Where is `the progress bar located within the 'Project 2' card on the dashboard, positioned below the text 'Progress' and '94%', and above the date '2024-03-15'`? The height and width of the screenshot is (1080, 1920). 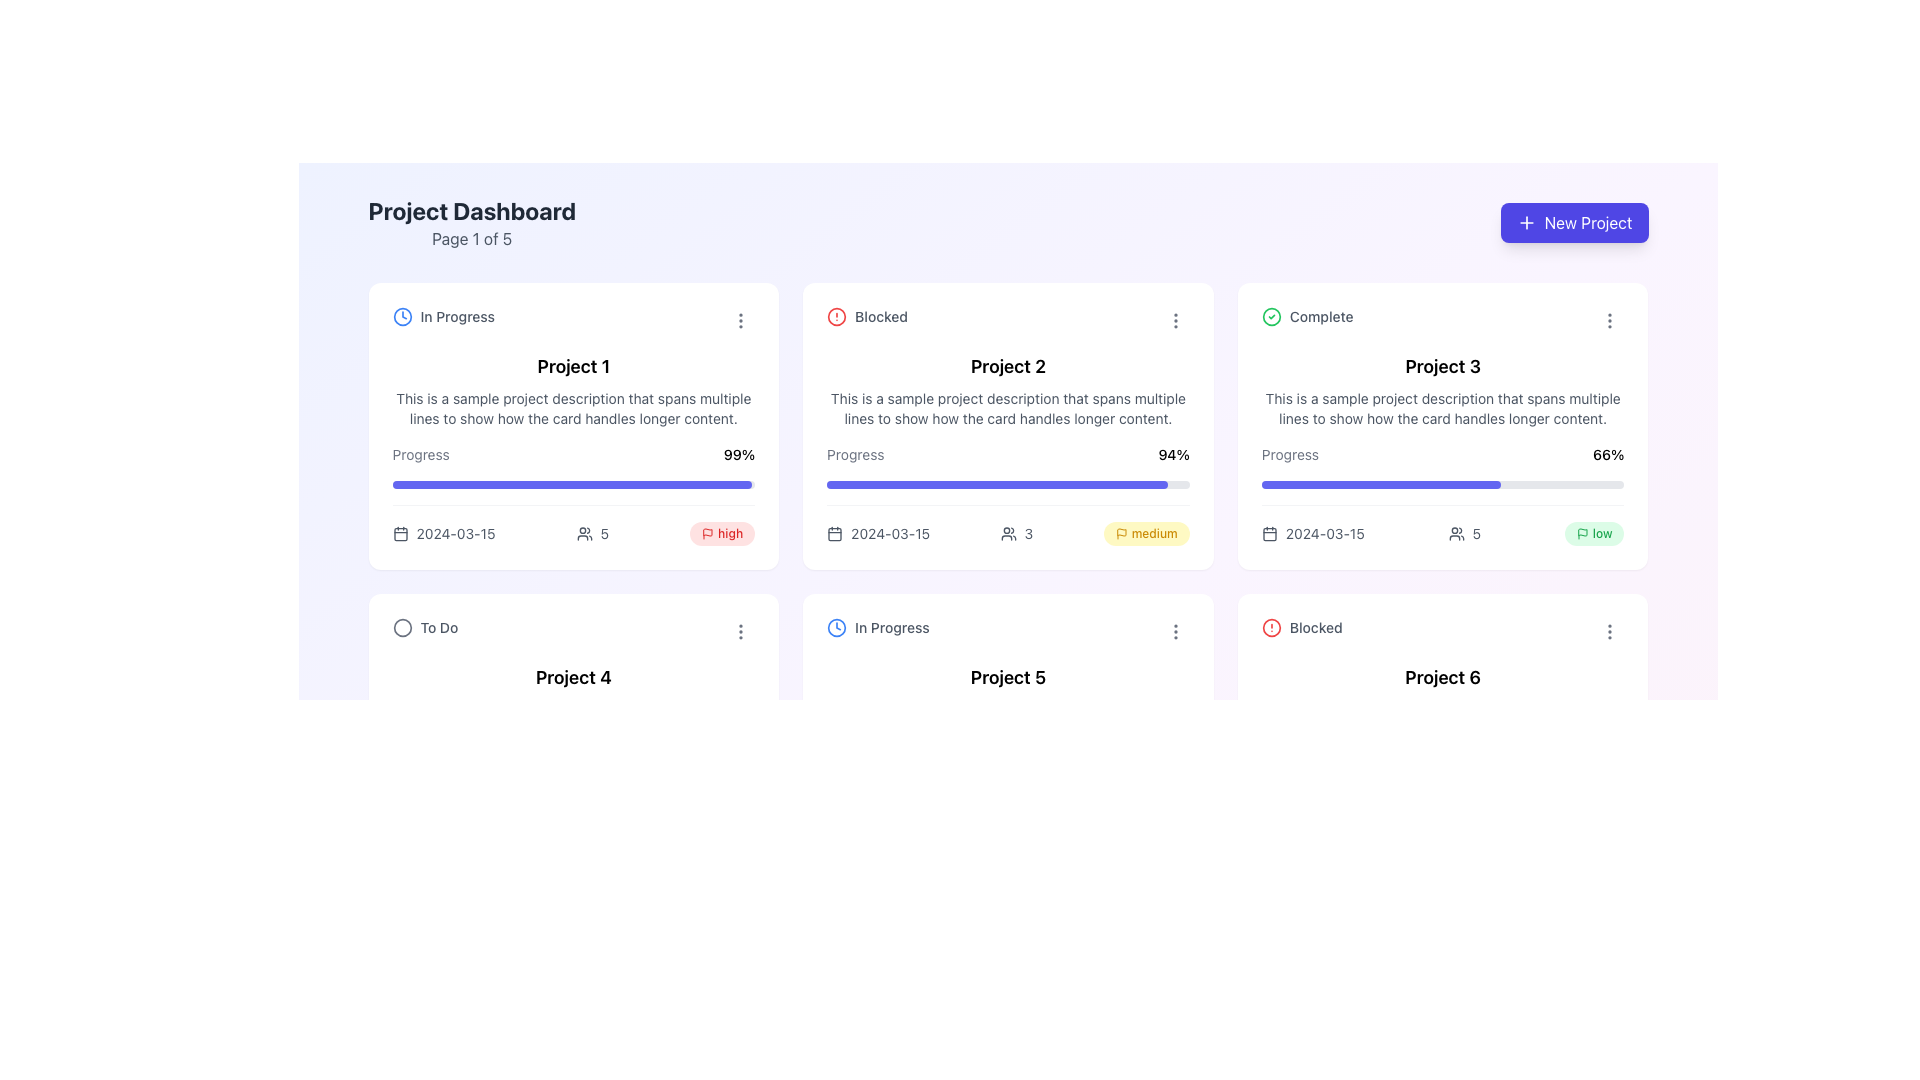 the progress bar located within the 'Project 2' card on the dashboard, positioned below the text 'Progress' and '94%', and above the date '2024-03-15' is located at coordinates (1008, 485).